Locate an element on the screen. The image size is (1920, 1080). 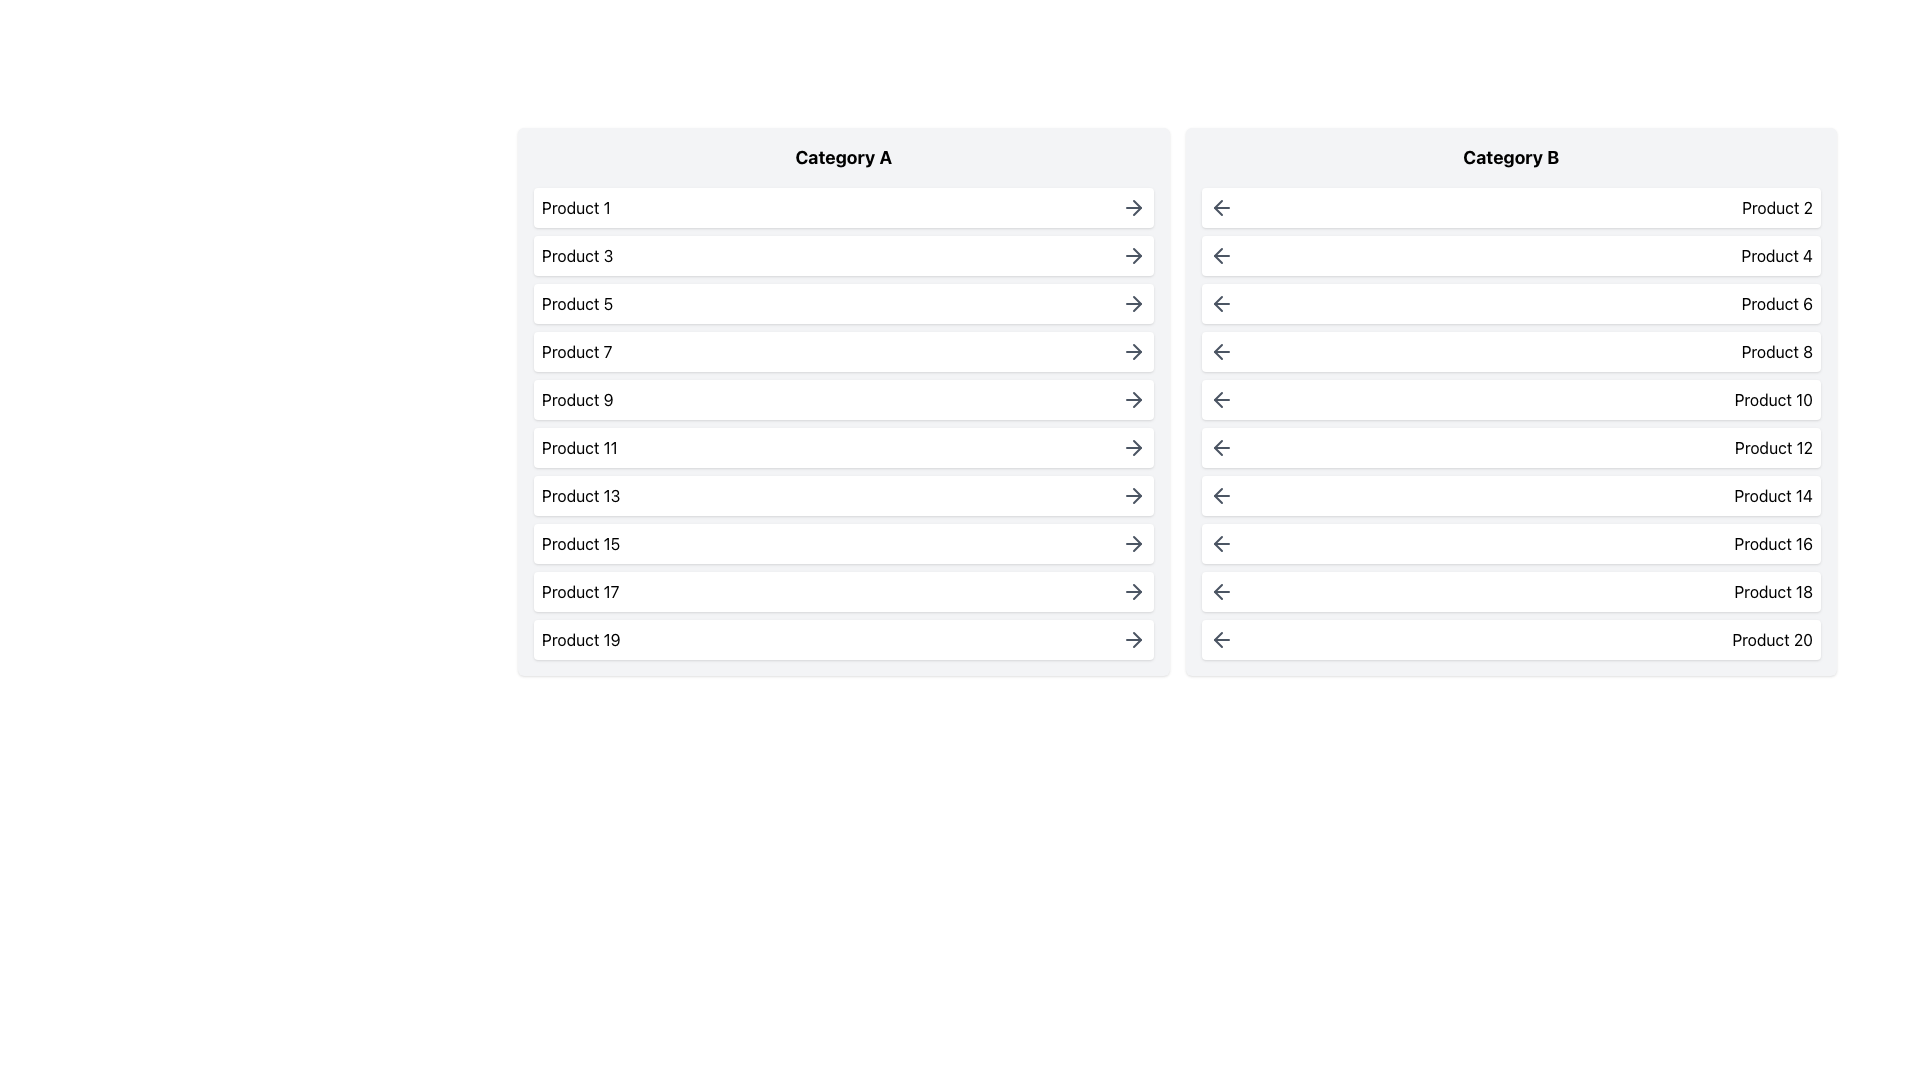
the right-pointing arrow icon button located within the 'Product 13' content area to change its appearance is located at coordinates (1133, 495).